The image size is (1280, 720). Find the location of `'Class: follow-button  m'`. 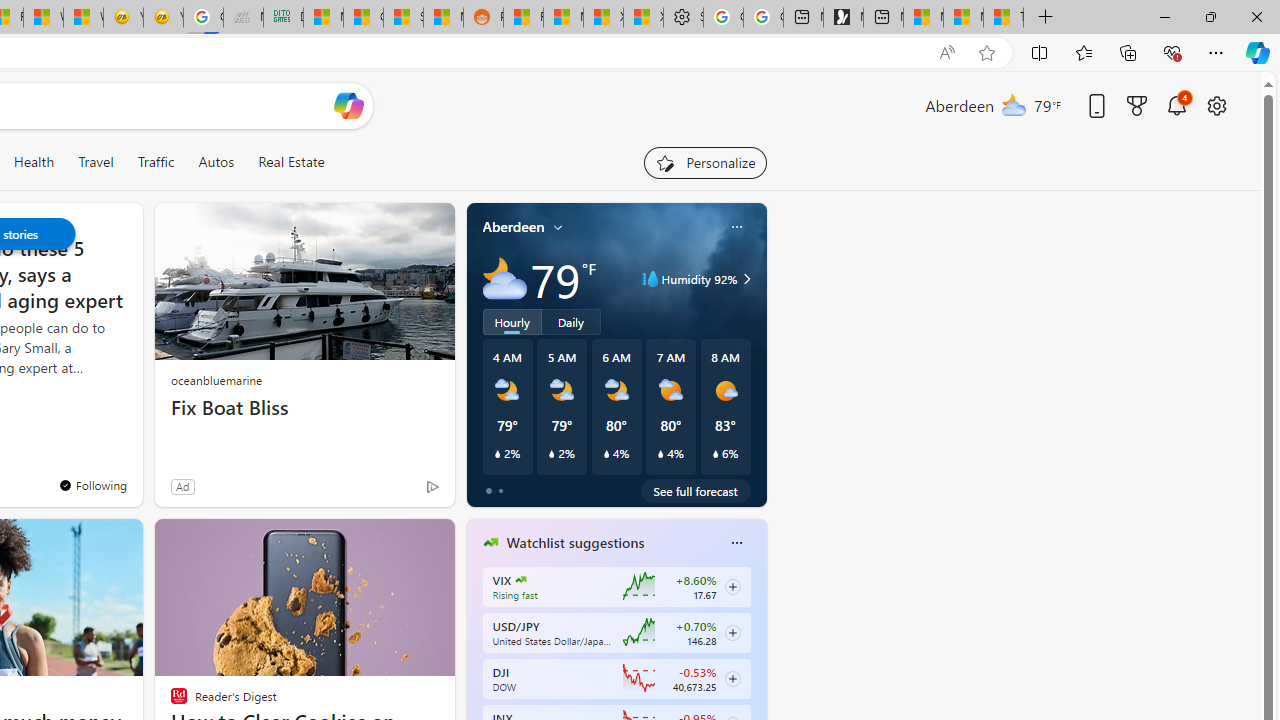

'Class: follow-button  m' is located at coordinates (731, 677).